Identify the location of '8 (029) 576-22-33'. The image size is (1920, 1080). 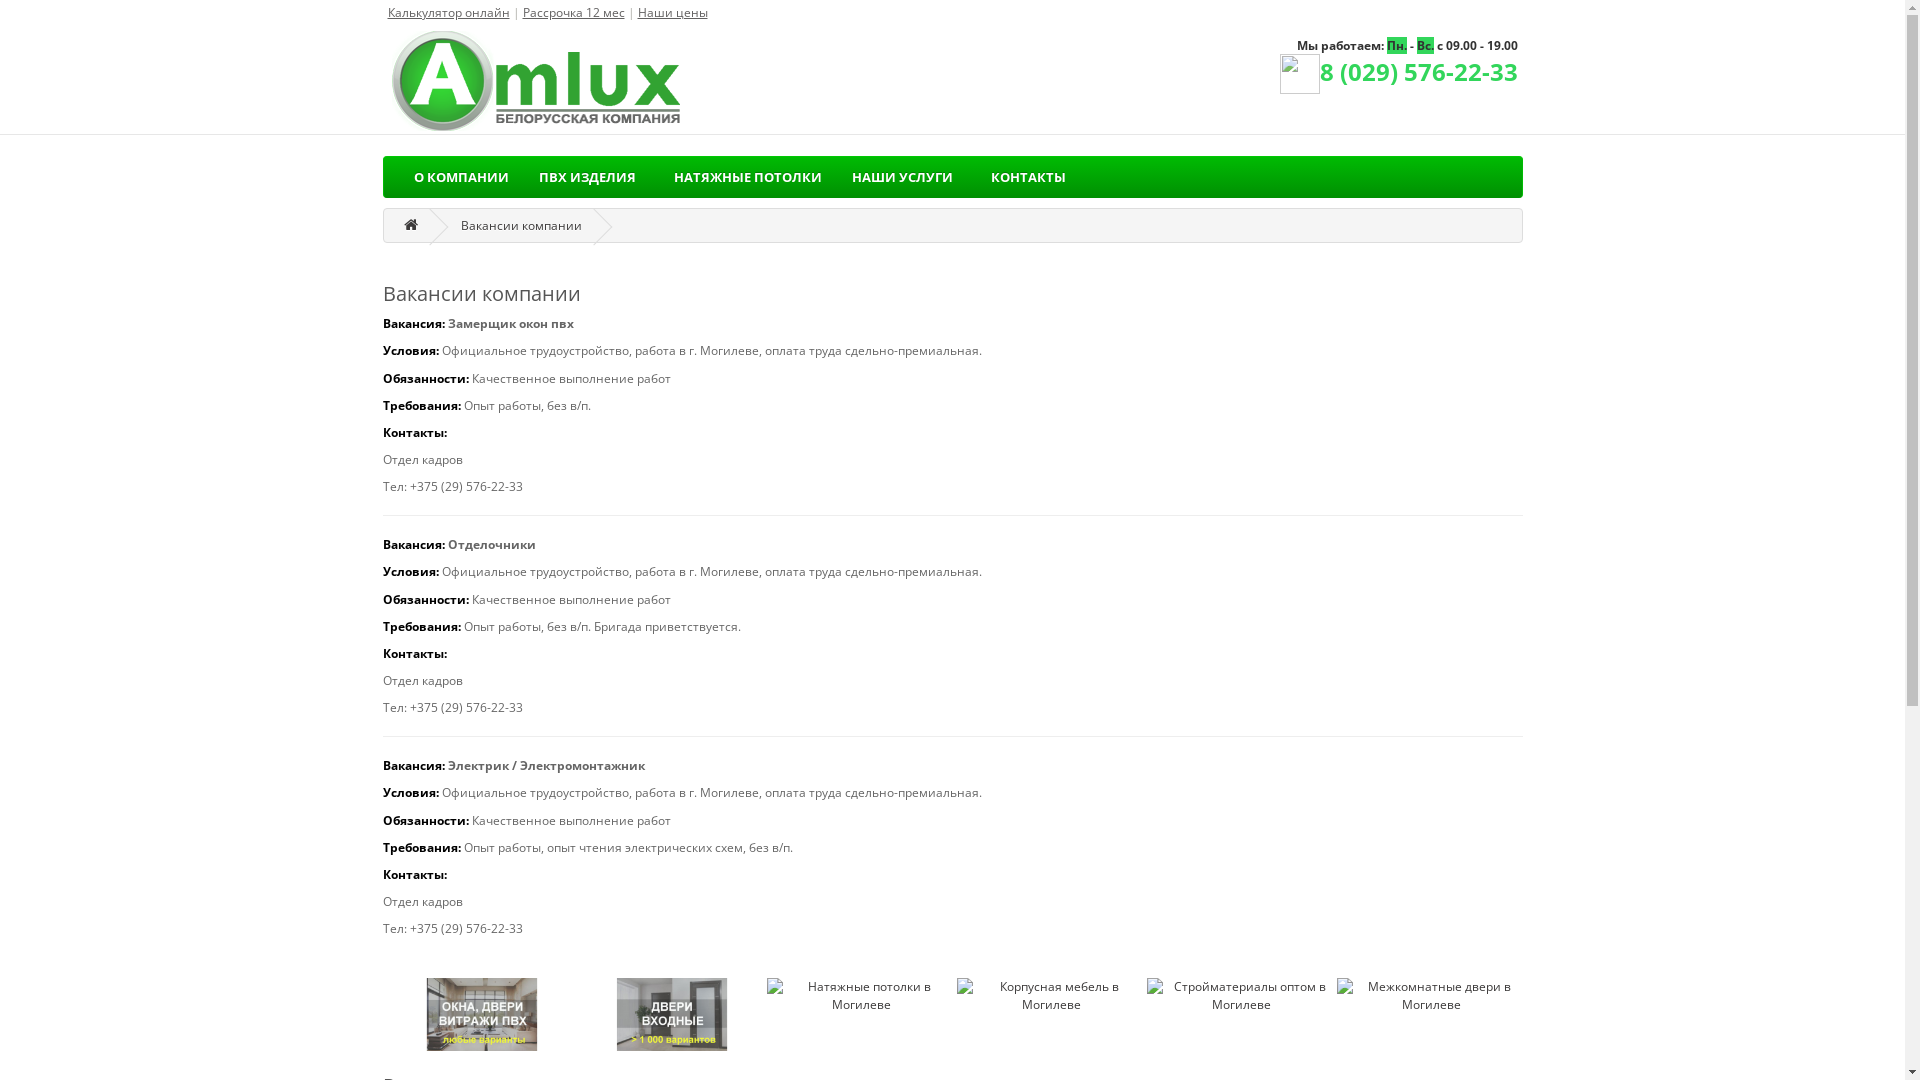
(1397, 75).